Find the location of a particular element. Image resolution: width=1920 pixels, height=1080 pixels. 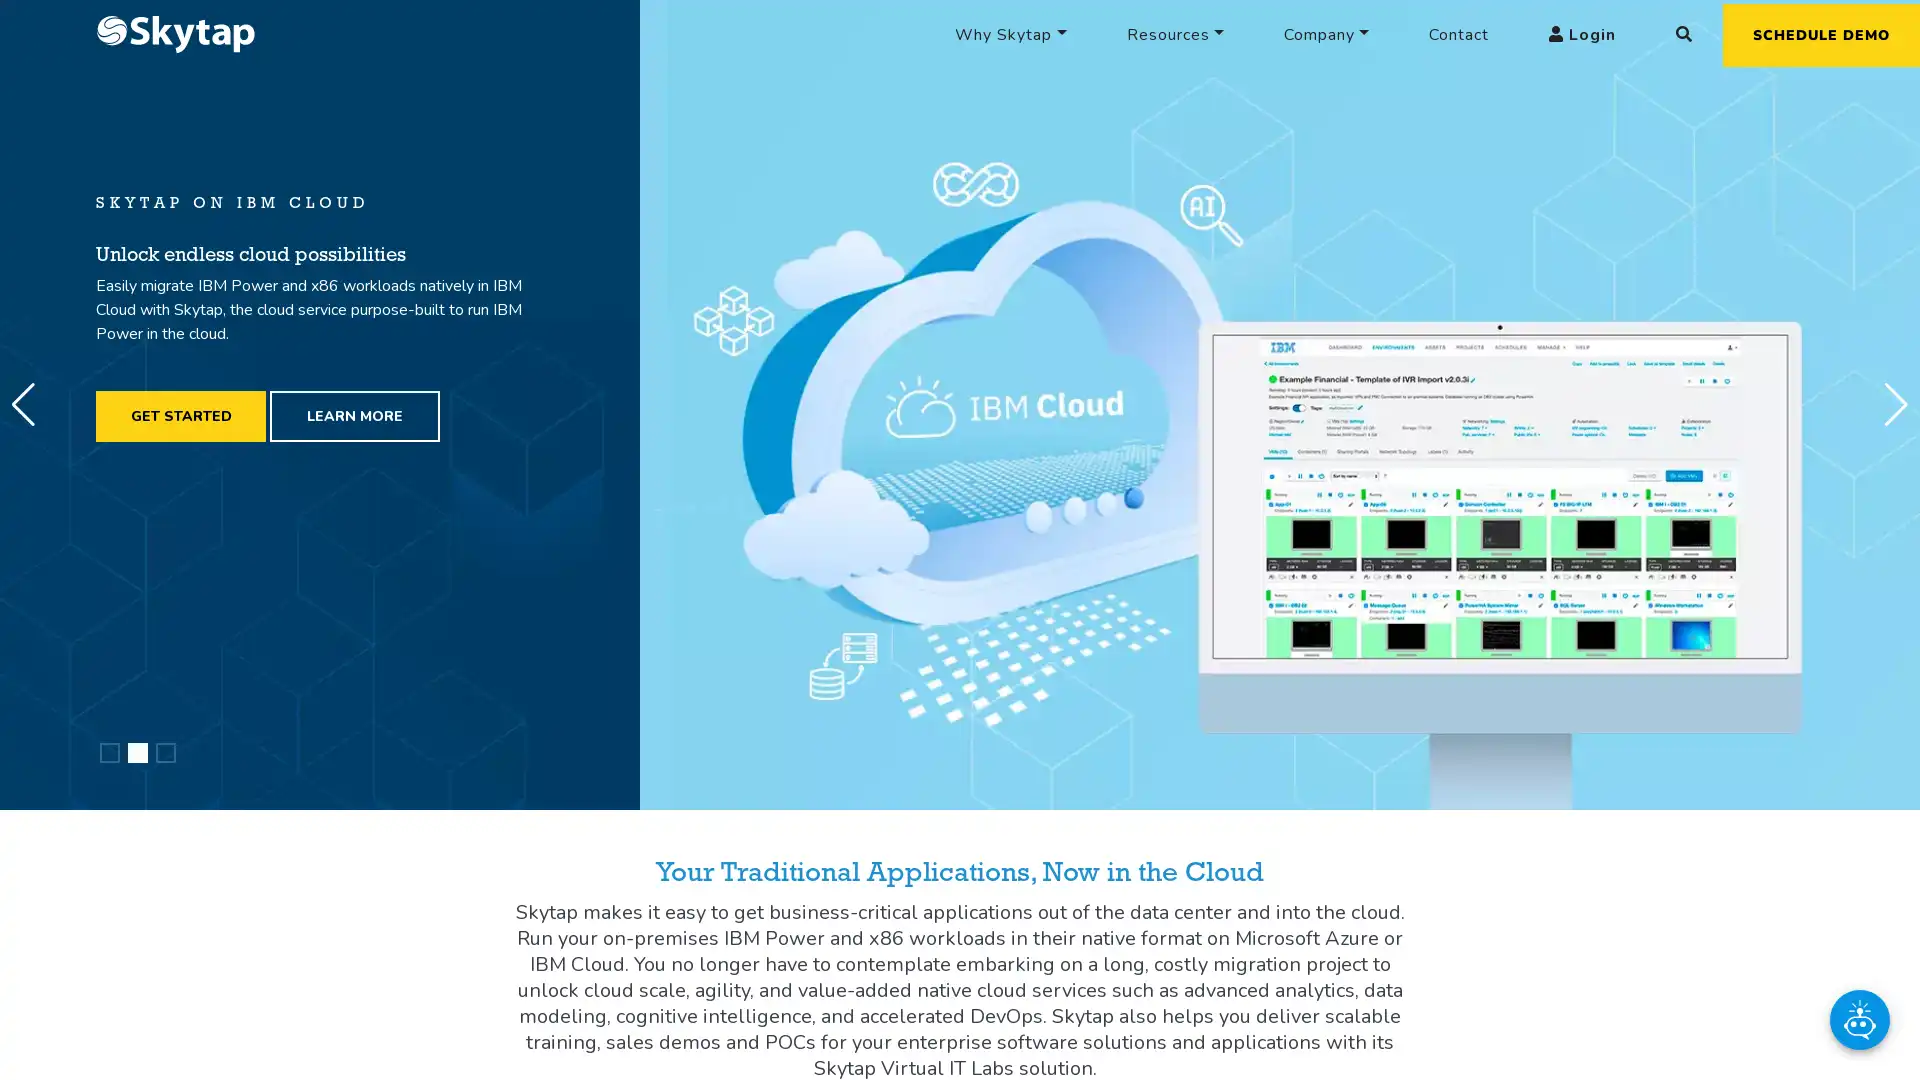

Go to slide 1 is located at coordinates (109, 752).